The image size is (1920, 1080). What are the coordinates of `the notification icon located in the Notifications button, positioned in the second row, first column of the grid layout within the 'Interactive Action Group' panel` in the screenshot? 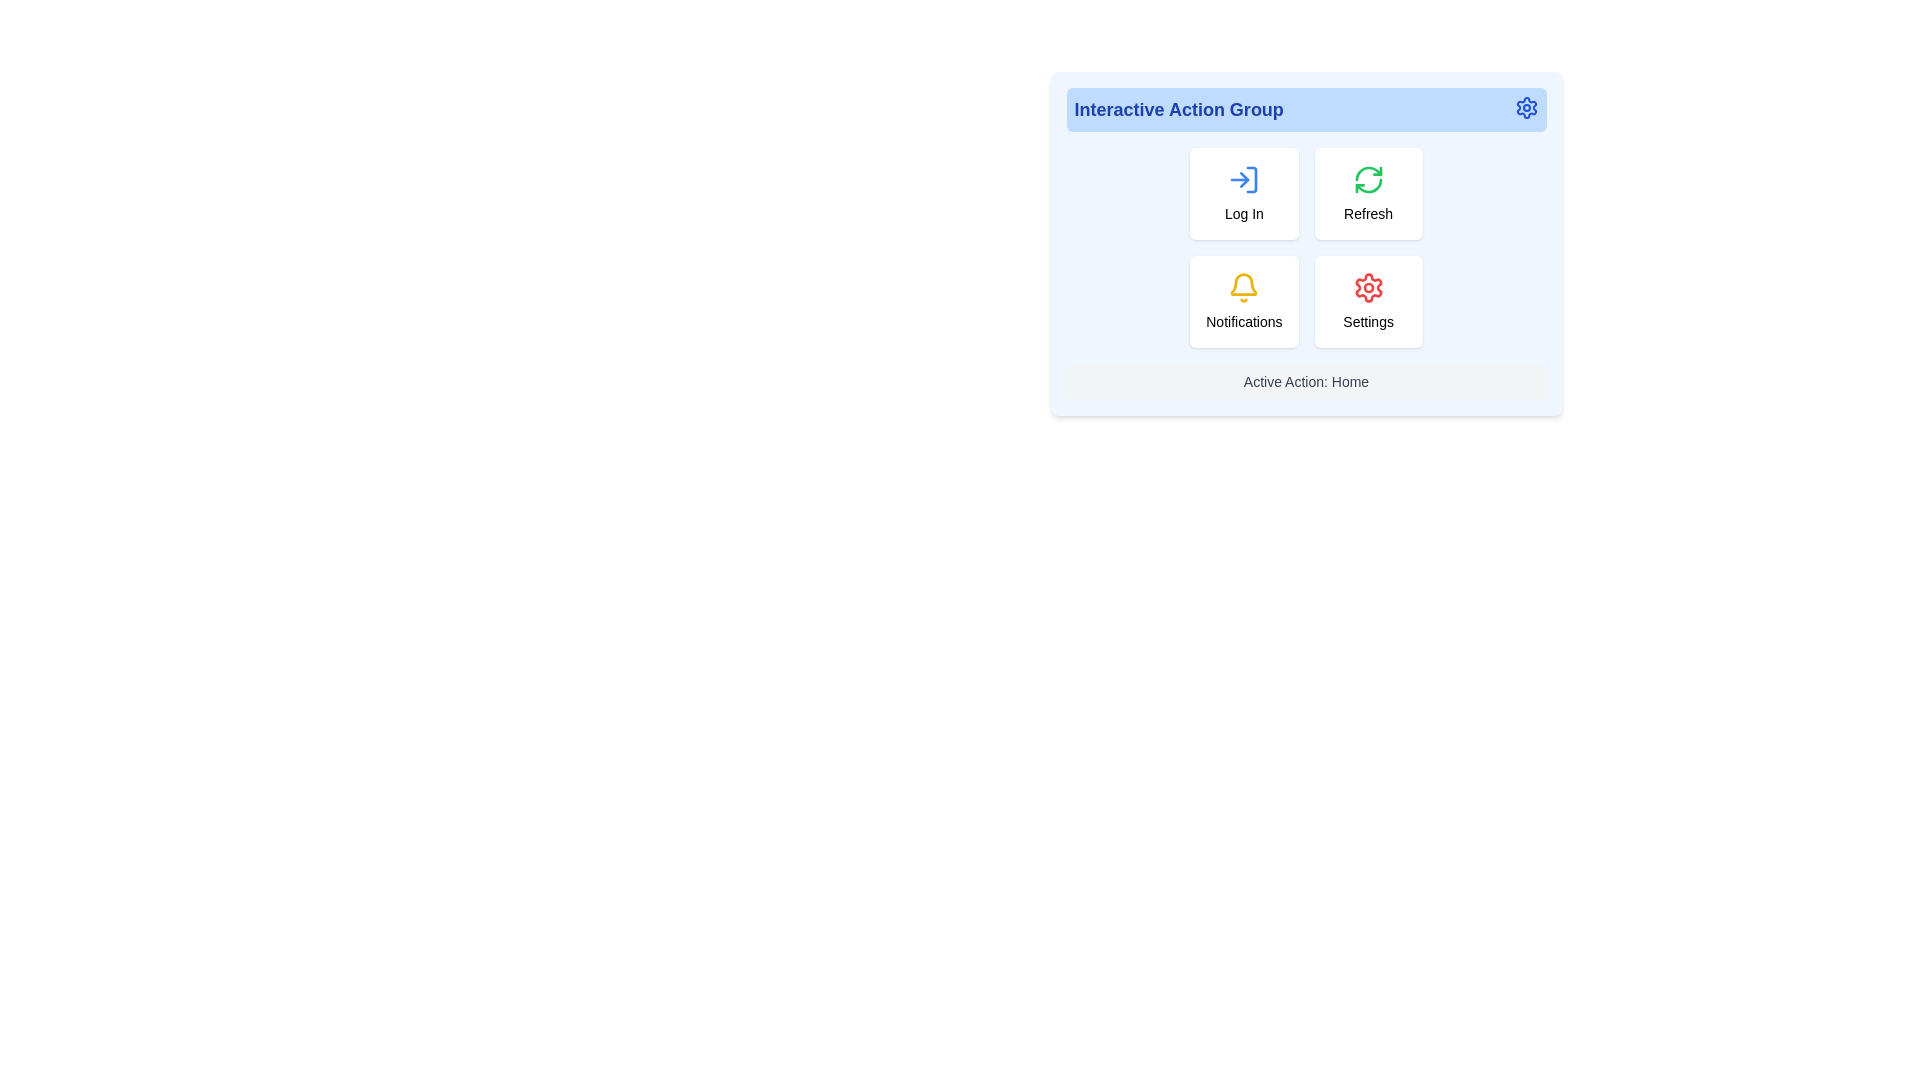 It's located at (1243, 284).